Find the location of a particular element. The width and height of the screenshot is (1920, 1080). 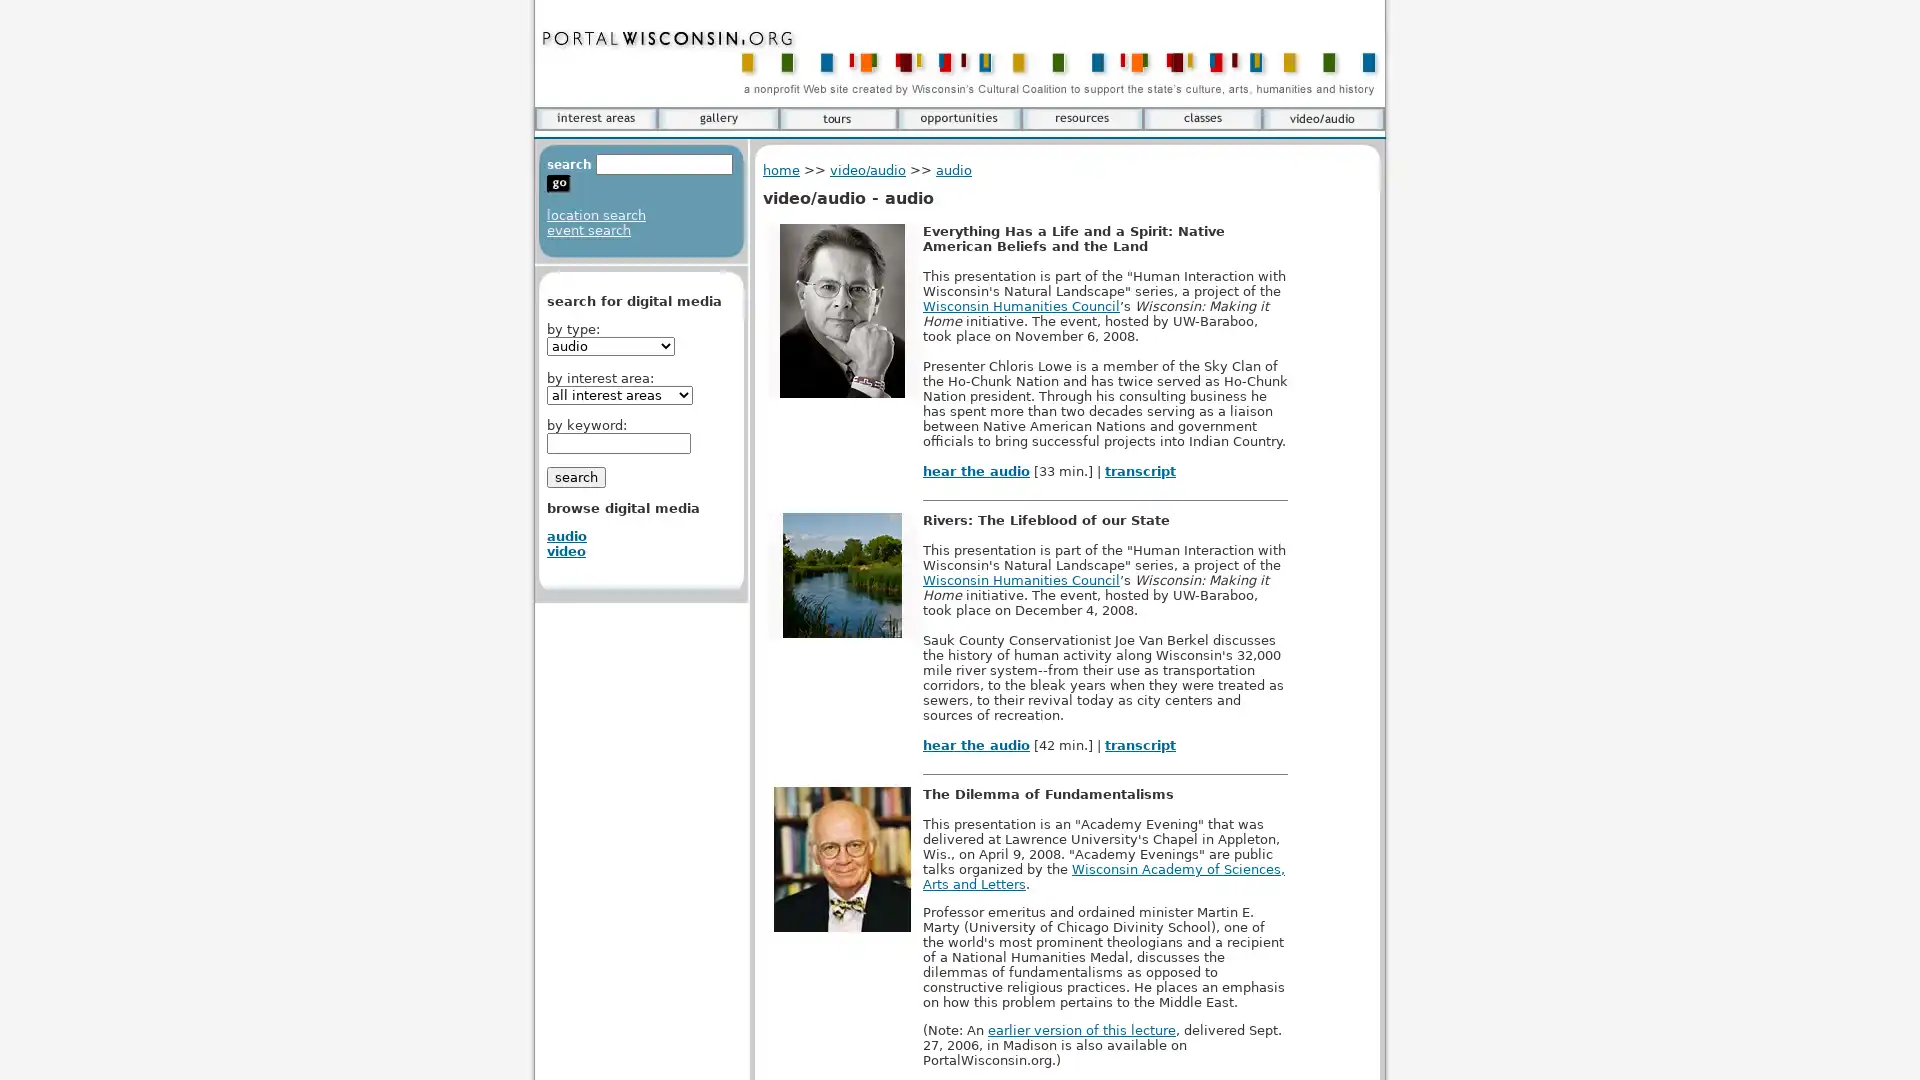

go is located at coordinates (558, 184).